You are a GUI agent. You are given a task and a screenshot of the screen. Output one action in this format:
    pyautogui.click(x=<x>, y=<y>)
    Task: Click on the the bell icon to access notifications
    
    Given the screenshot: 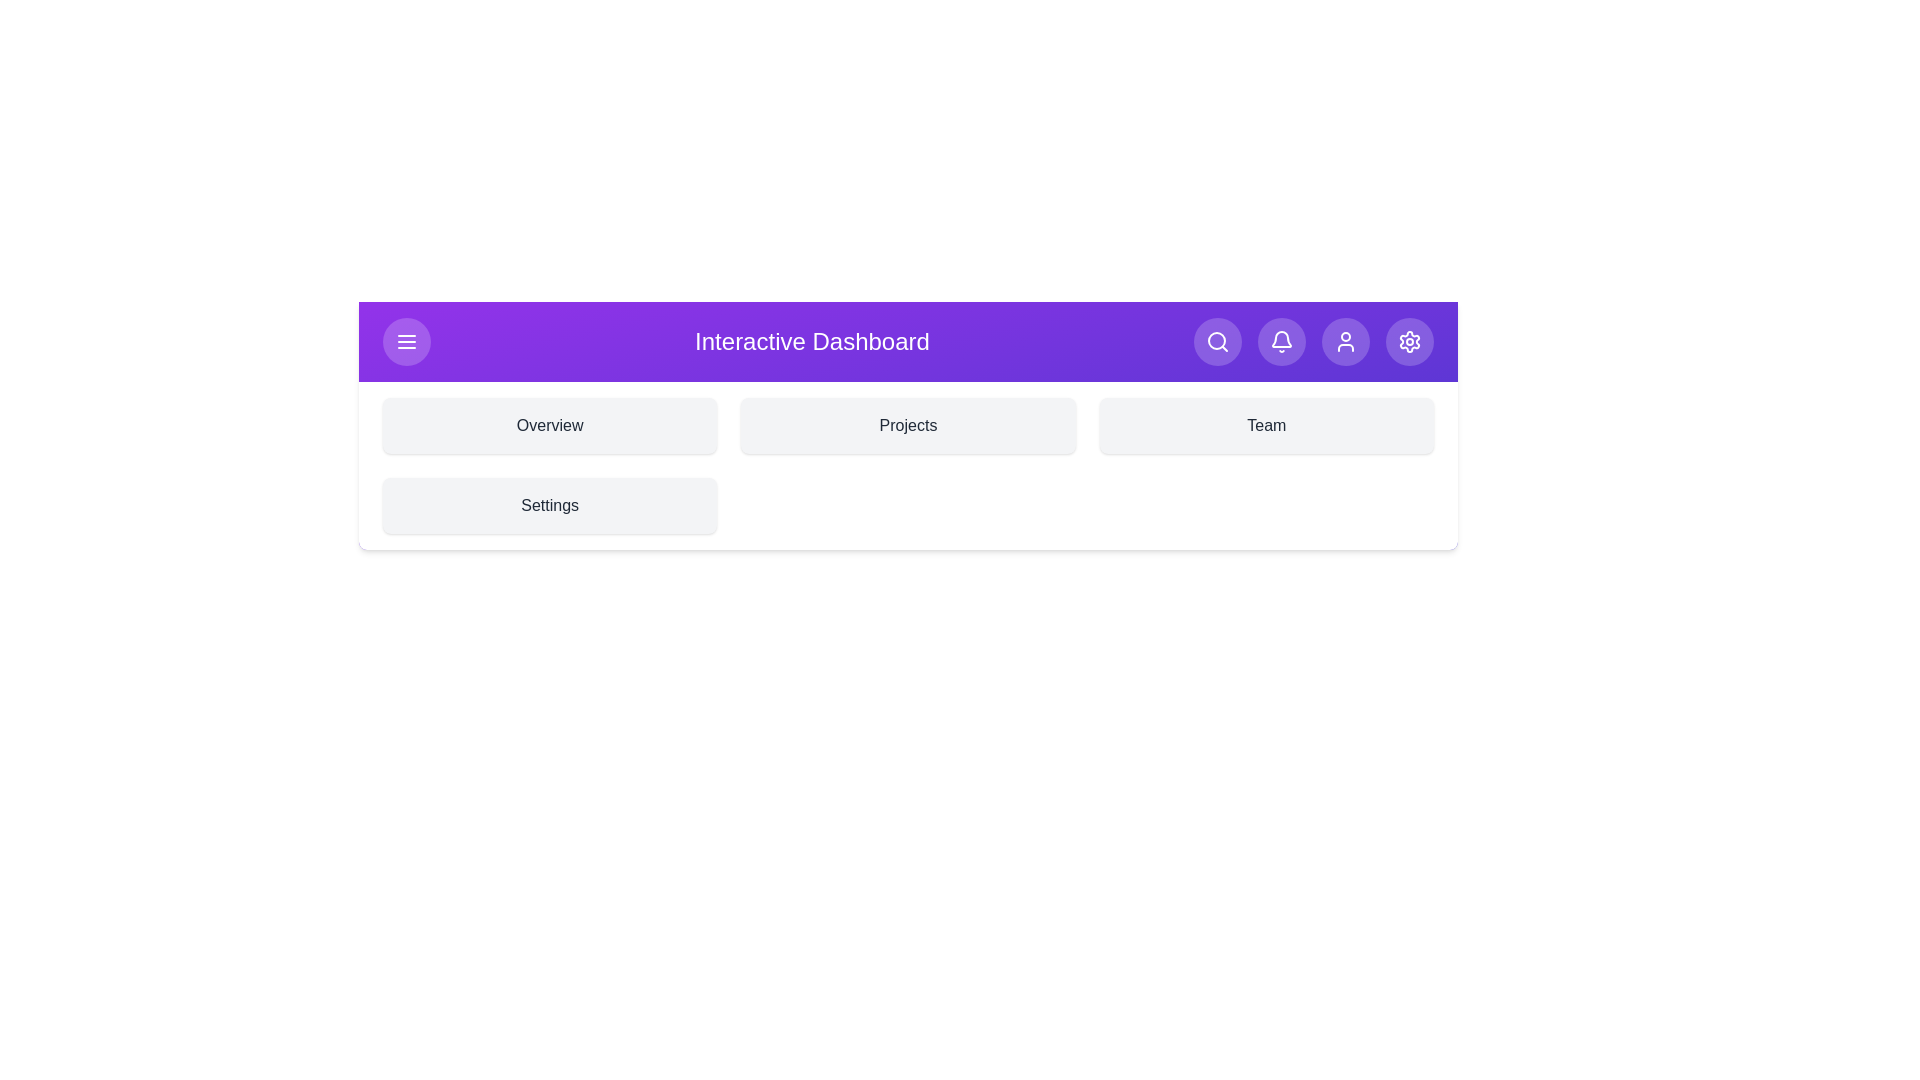 What is the action you would take?
    pyautogui.click(x=1281, y=341)
    